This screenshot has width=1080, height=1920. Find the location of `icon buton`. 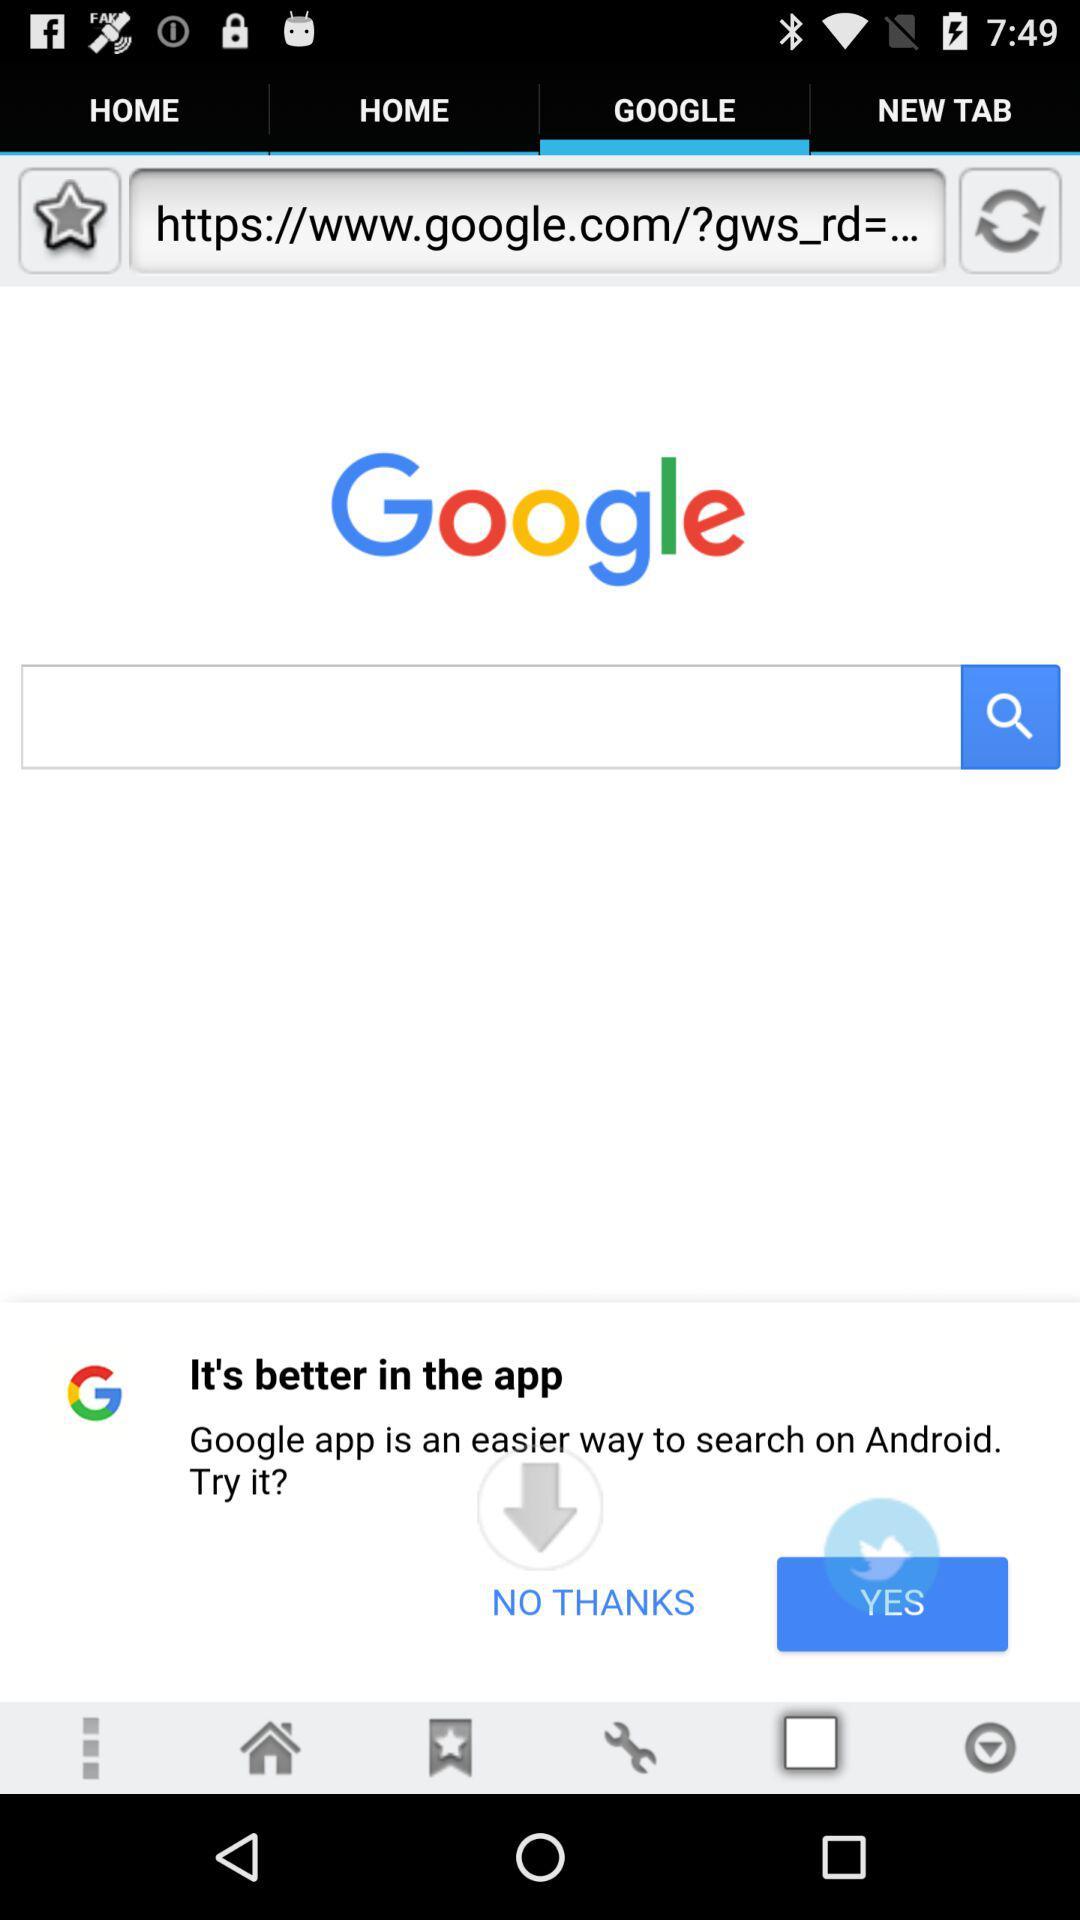

icon buton is located at coordinates (270, 1746).